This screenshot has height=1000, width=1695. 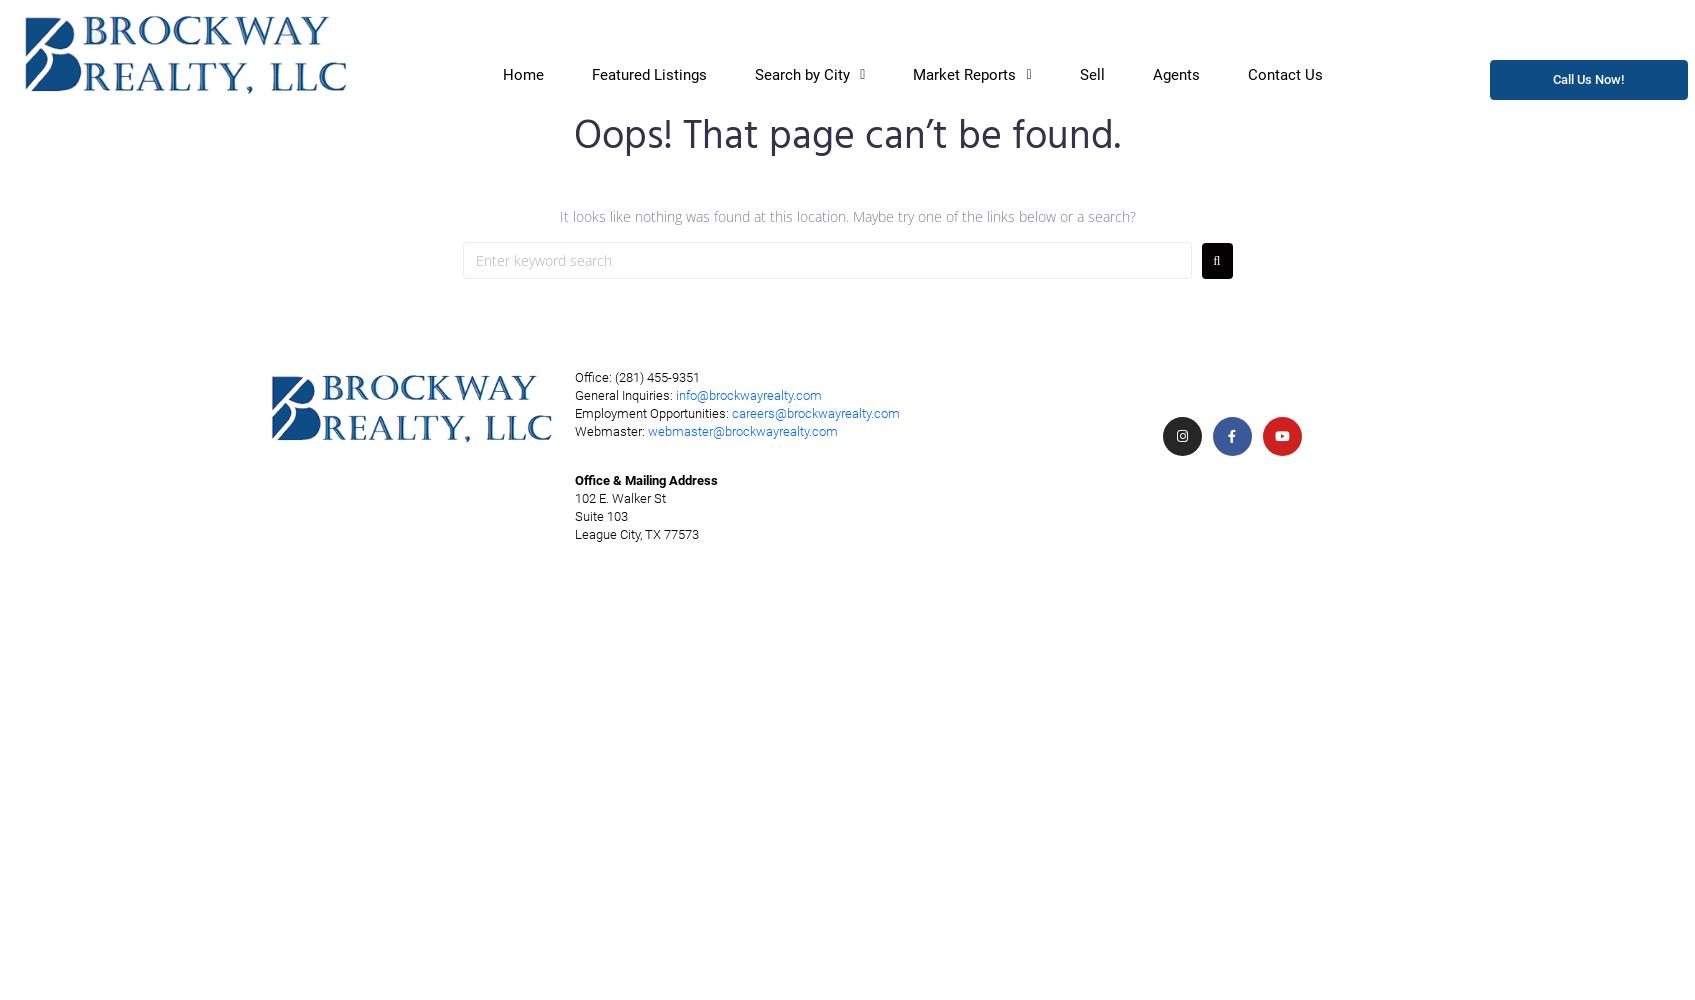 I want to click on 'League City, TX 77573', so click(x=635, y=534).